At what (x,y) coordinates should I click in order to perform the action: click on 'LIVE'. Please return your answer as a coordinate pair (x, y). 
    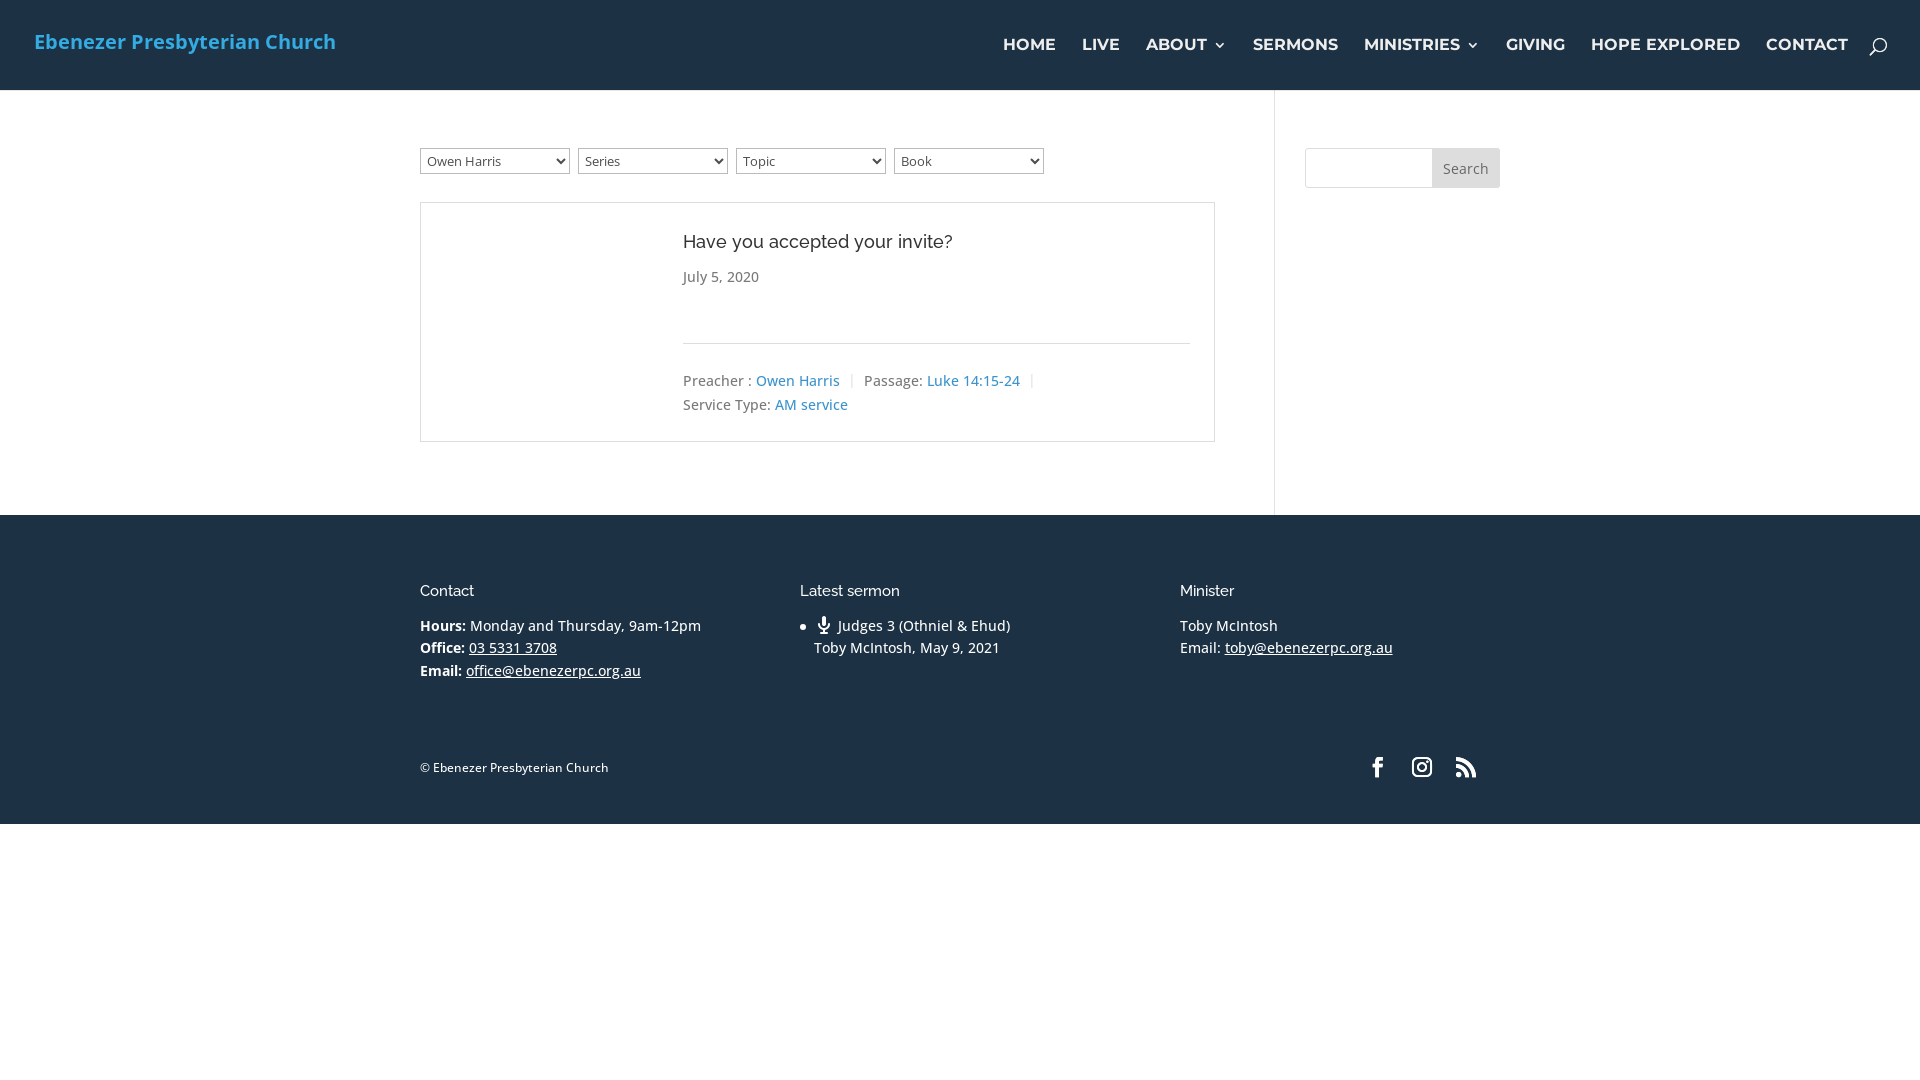
    Looking at the image, I should click on (1080, 63).